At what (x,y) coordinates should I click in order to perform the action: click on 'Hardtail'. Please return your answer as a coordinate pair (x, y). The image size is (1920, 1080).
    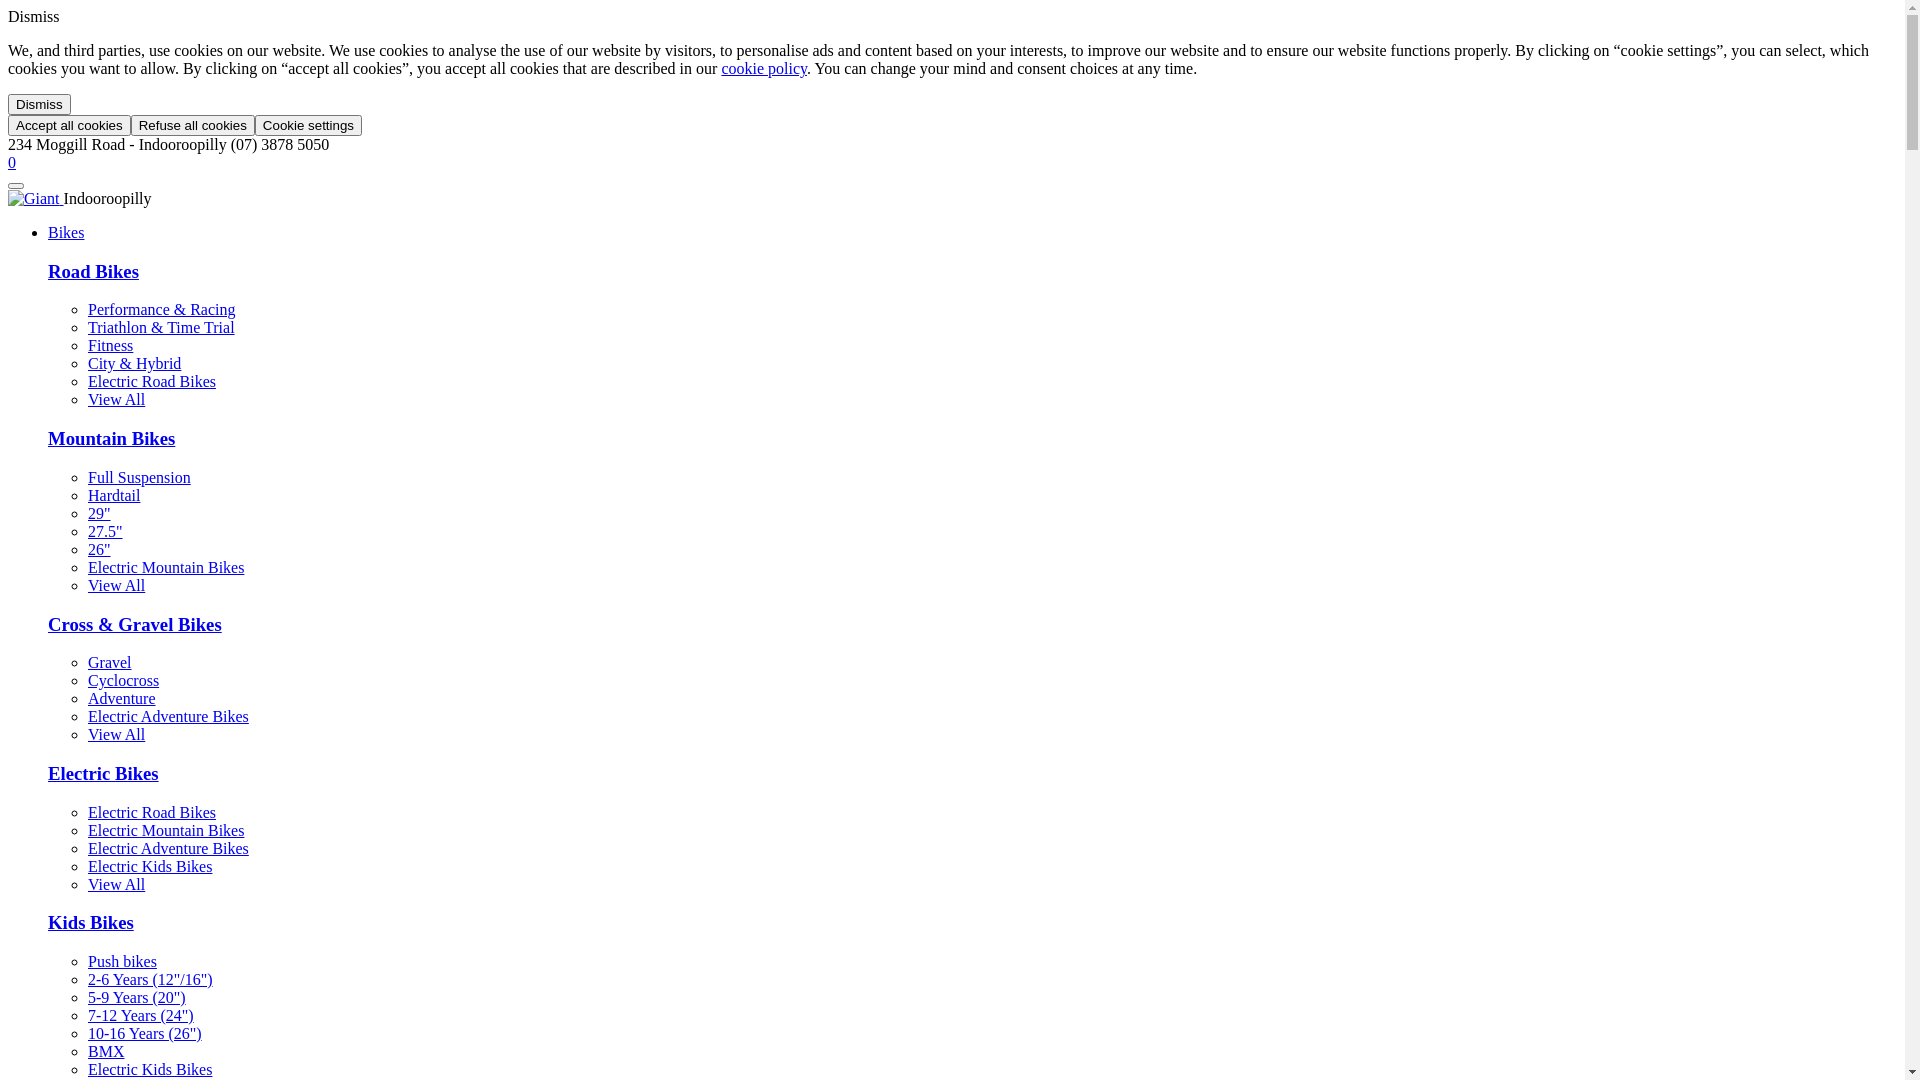
    Looking at the image, I should click on (113, 495).